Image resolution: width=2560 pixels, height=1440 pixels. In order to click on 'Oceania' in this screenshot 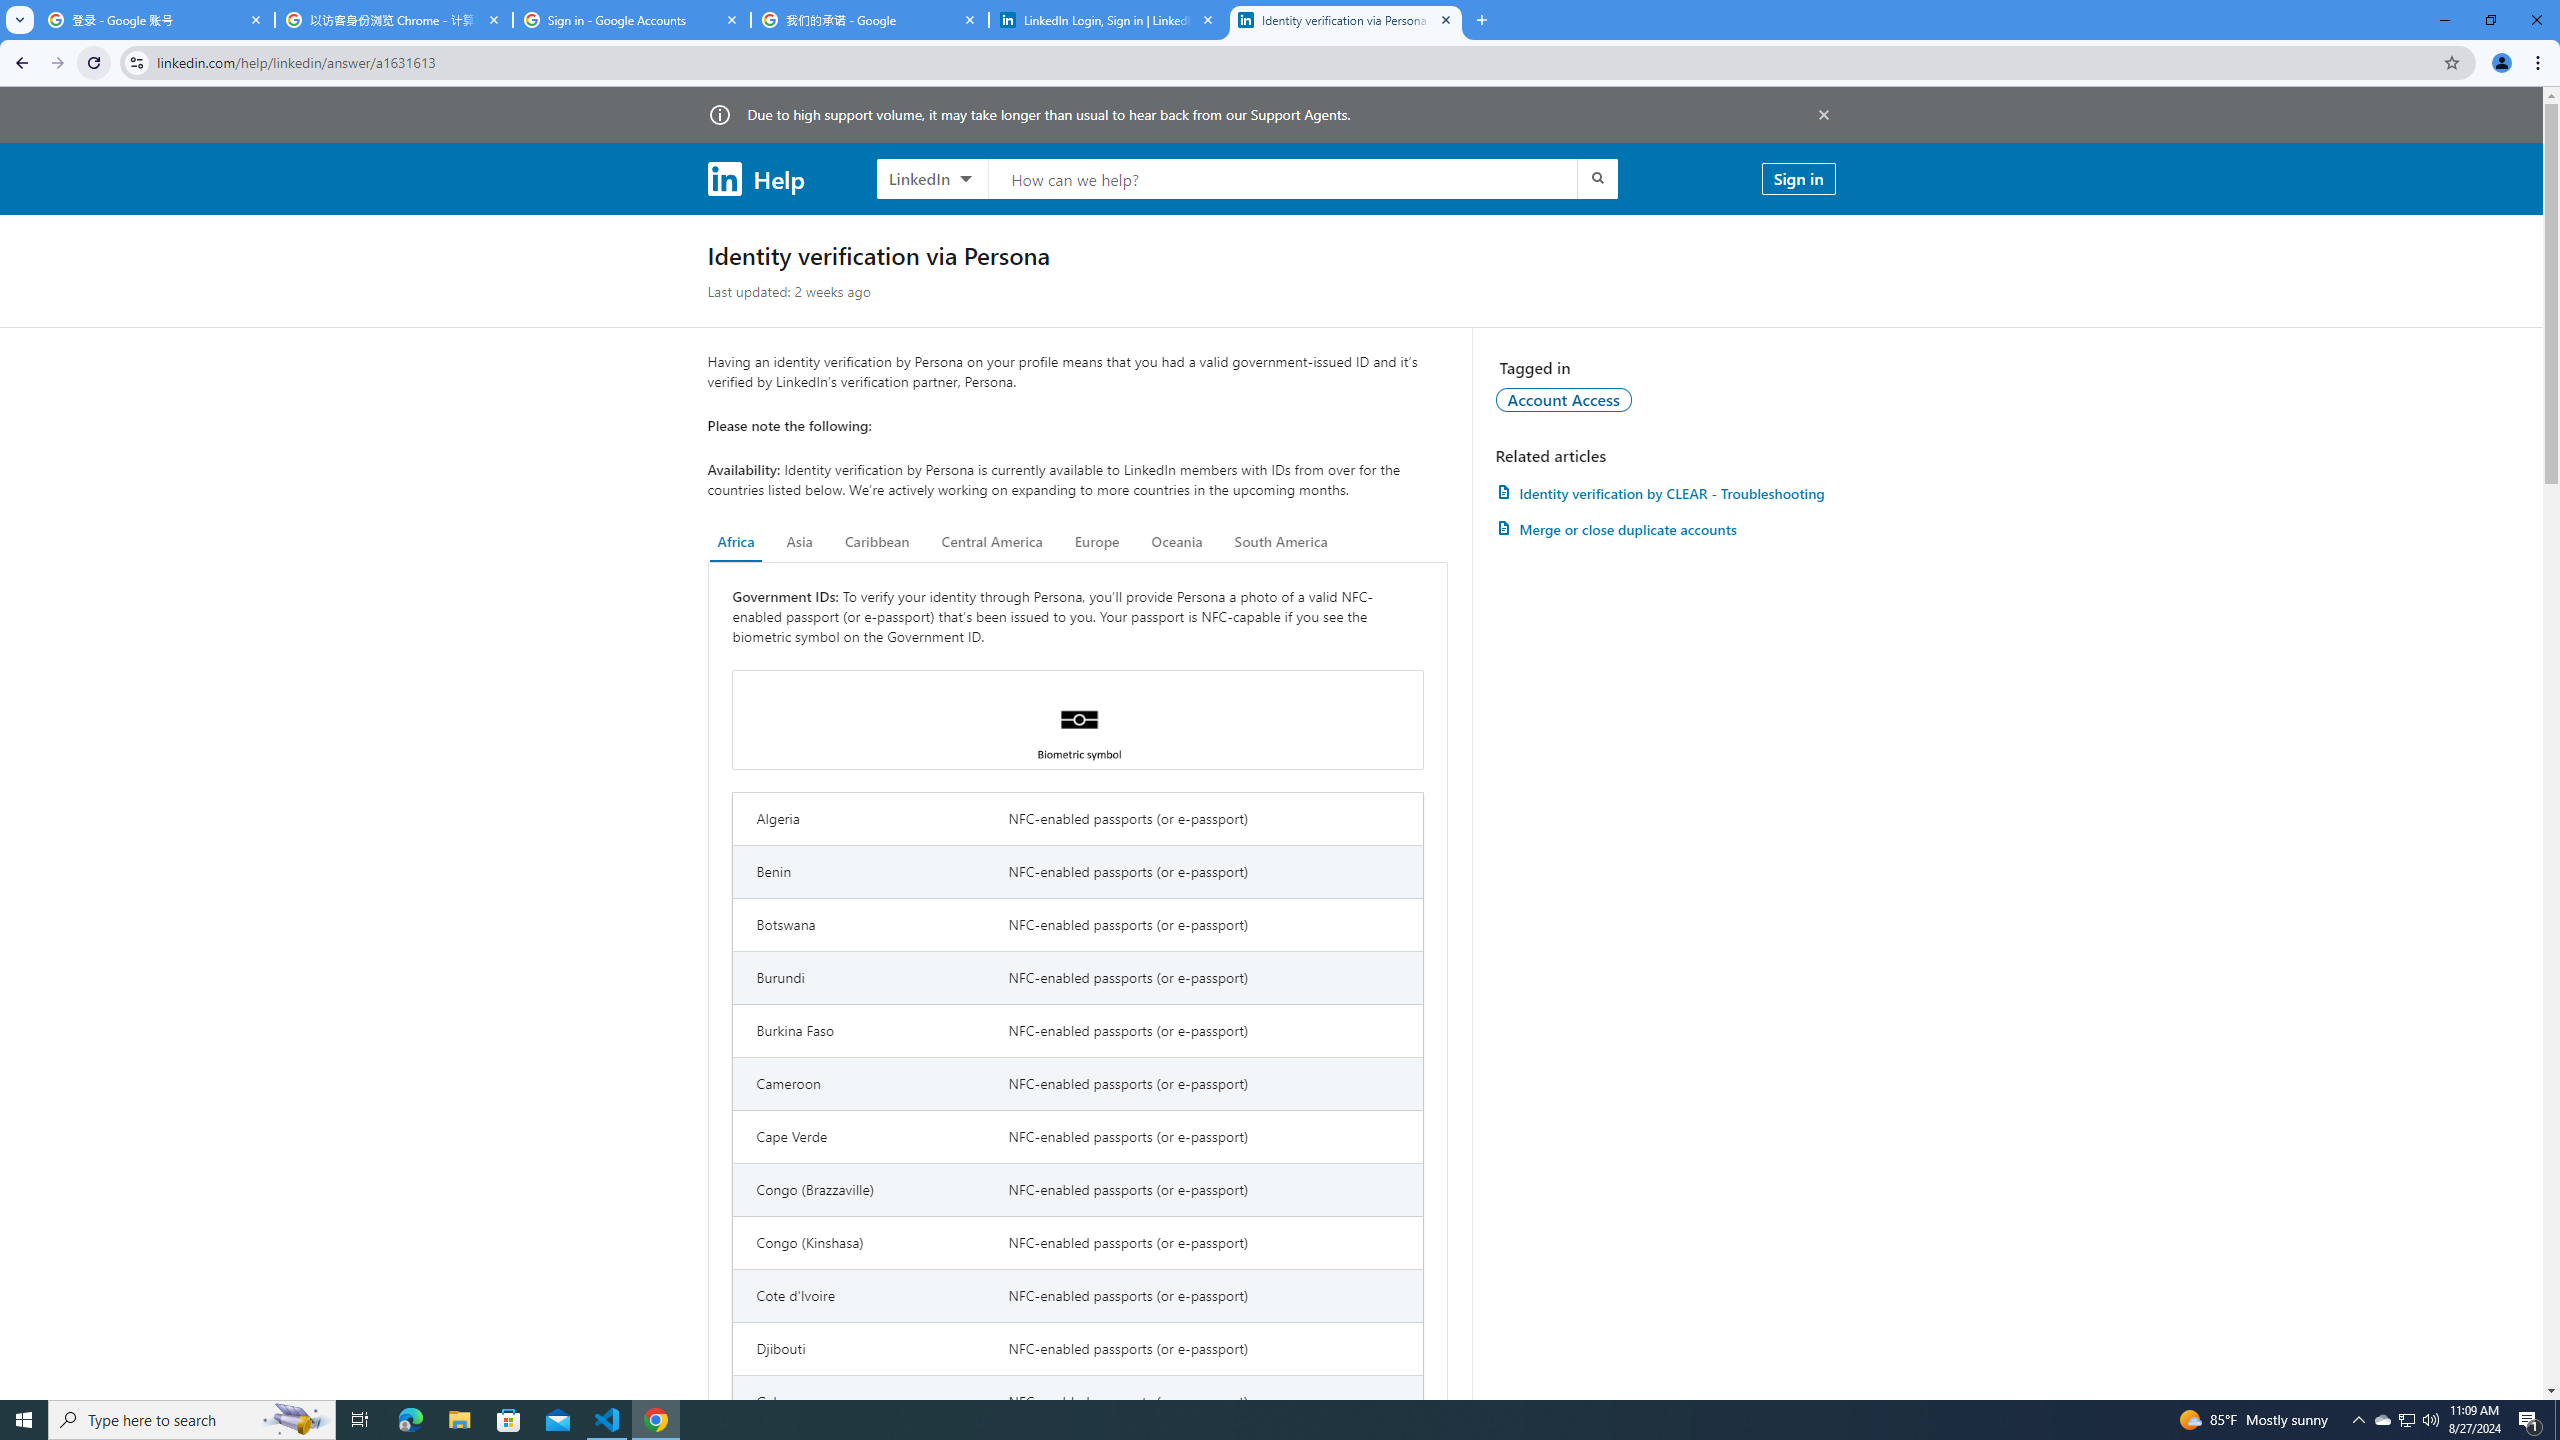, I will do `click(1175, 541)`.